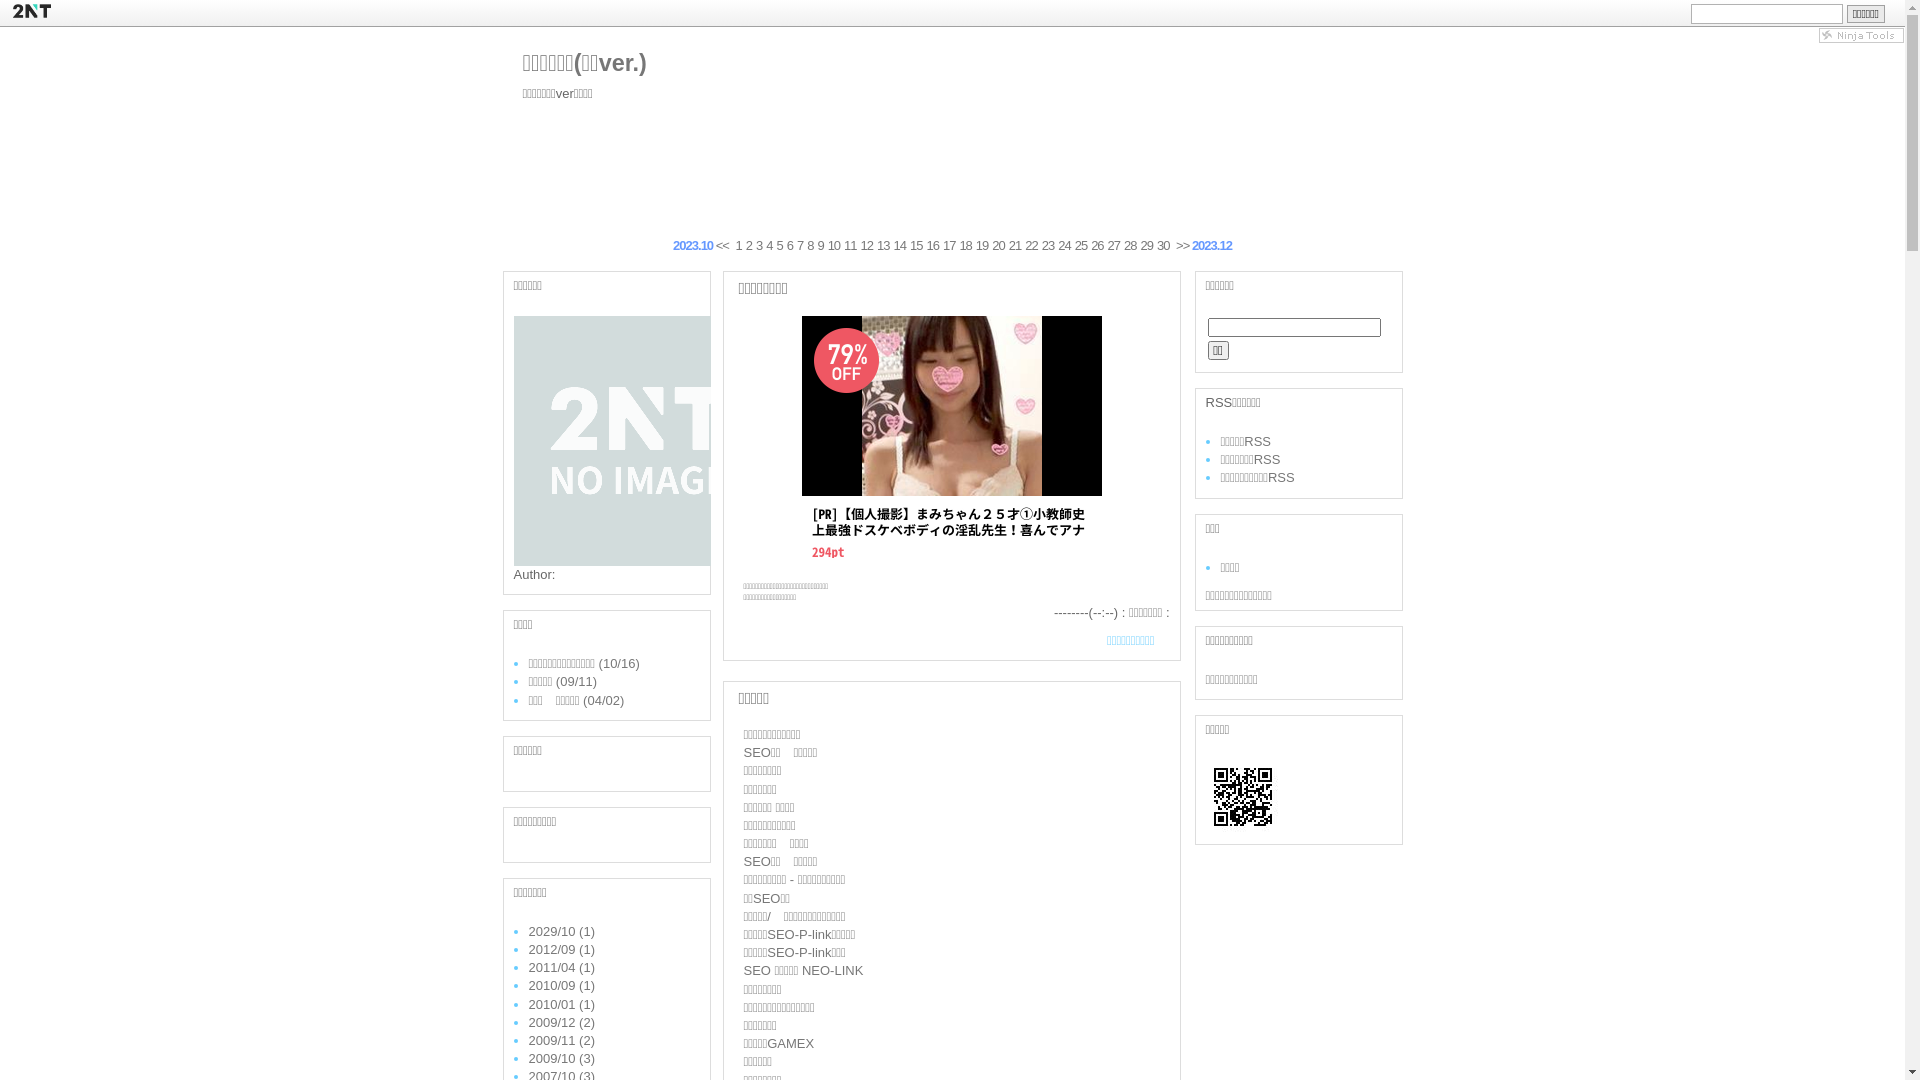 This screenshot has width=1920, height=1080. I want to click on '2012/09 (1)', so click(560, 948).